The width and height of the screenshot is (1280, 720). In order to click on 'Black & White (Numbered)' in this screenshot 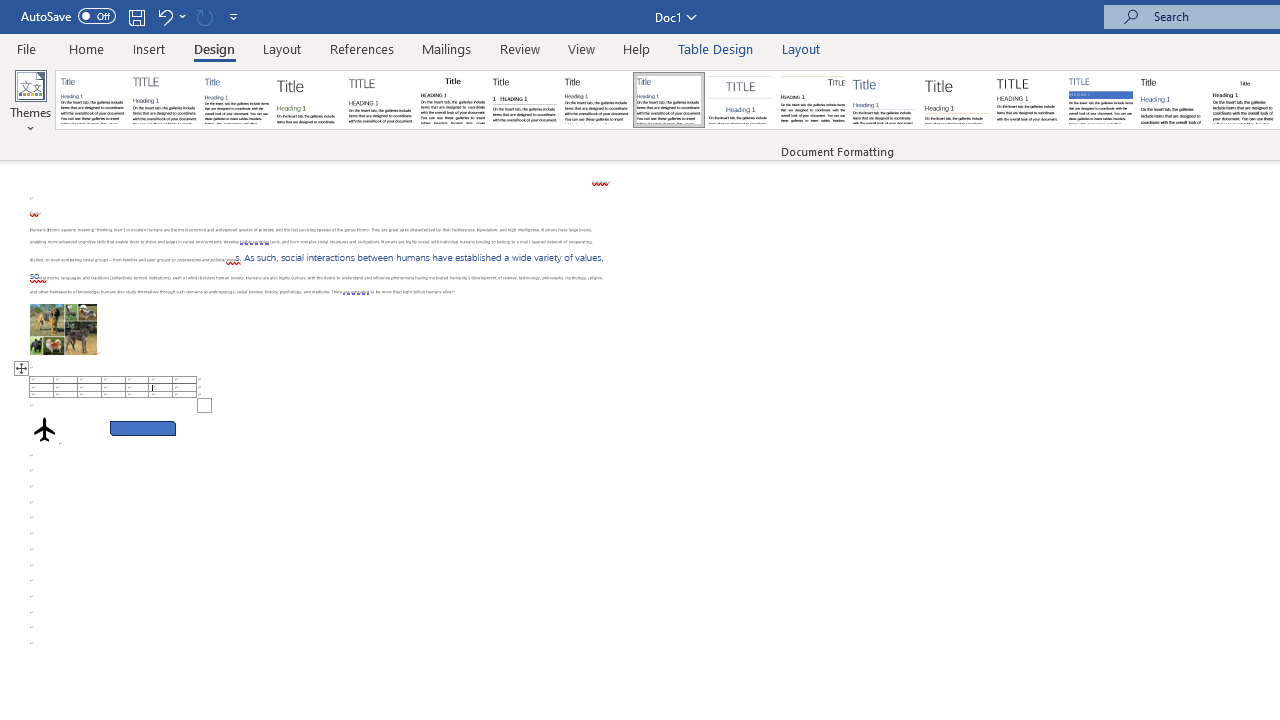, I will do `click(524, 100)`.